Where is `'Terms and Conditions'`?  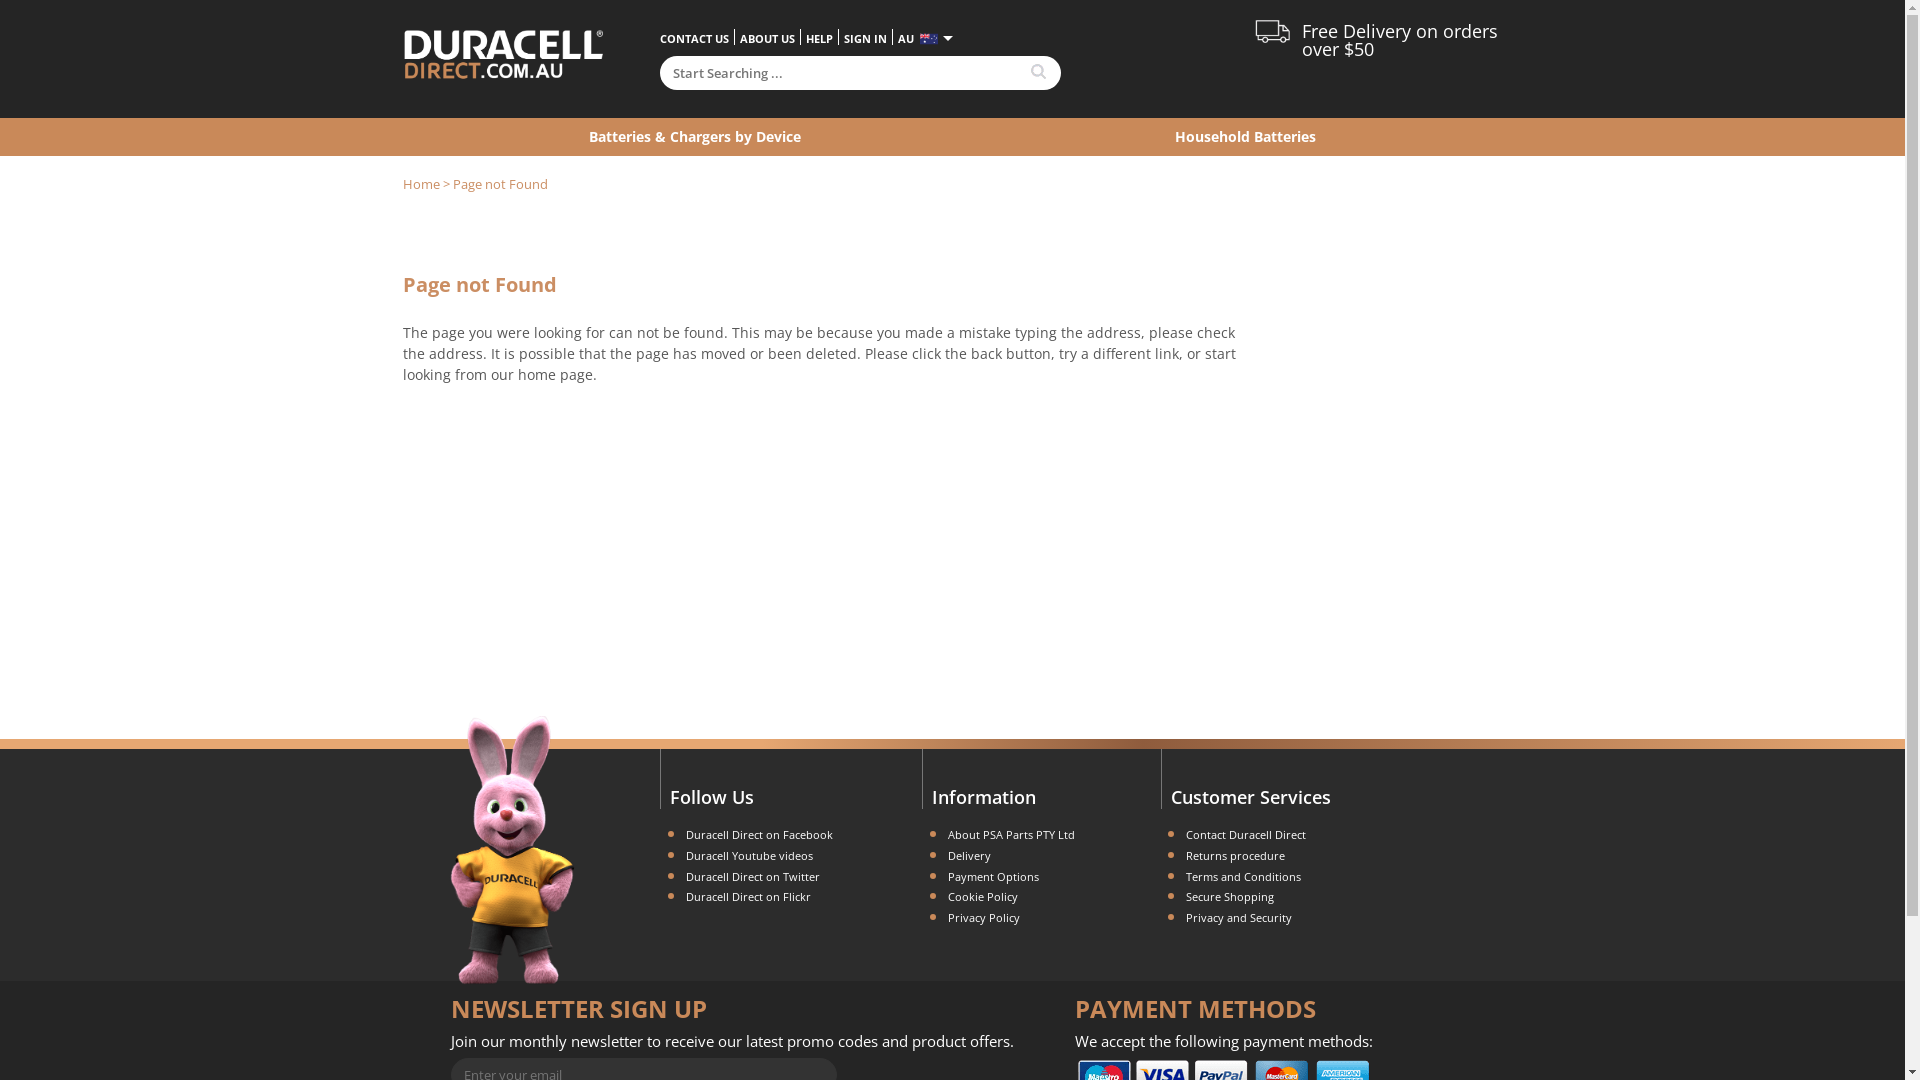 'Terms and Conditions' is located at coordinates (1242, 875).